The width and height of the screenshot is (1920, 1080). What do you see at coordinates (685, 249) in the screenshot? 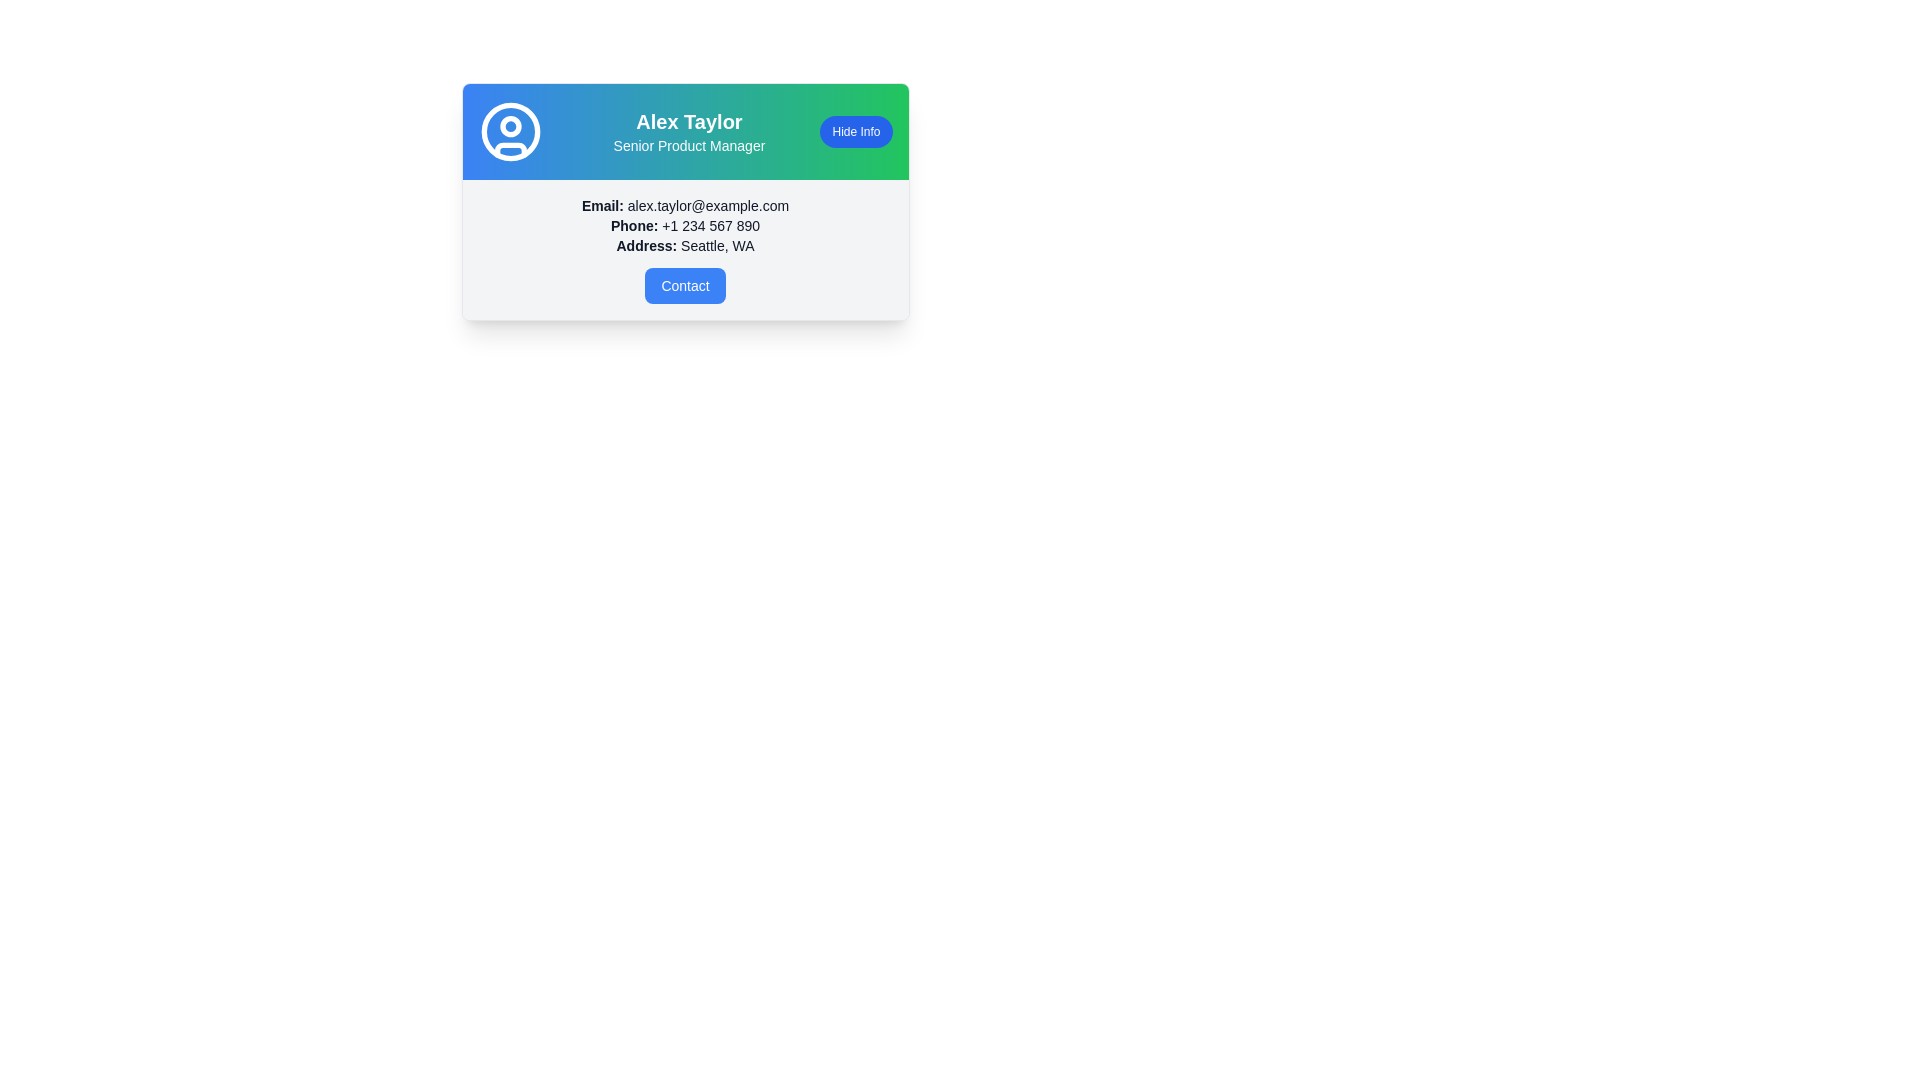
I see `the Informational Section displaying contact information, which includes labels like 'Email:', 'Phone:', and 'Address:', located below the header and above the blue 'Contact' button` at bounding box center [685, 249].